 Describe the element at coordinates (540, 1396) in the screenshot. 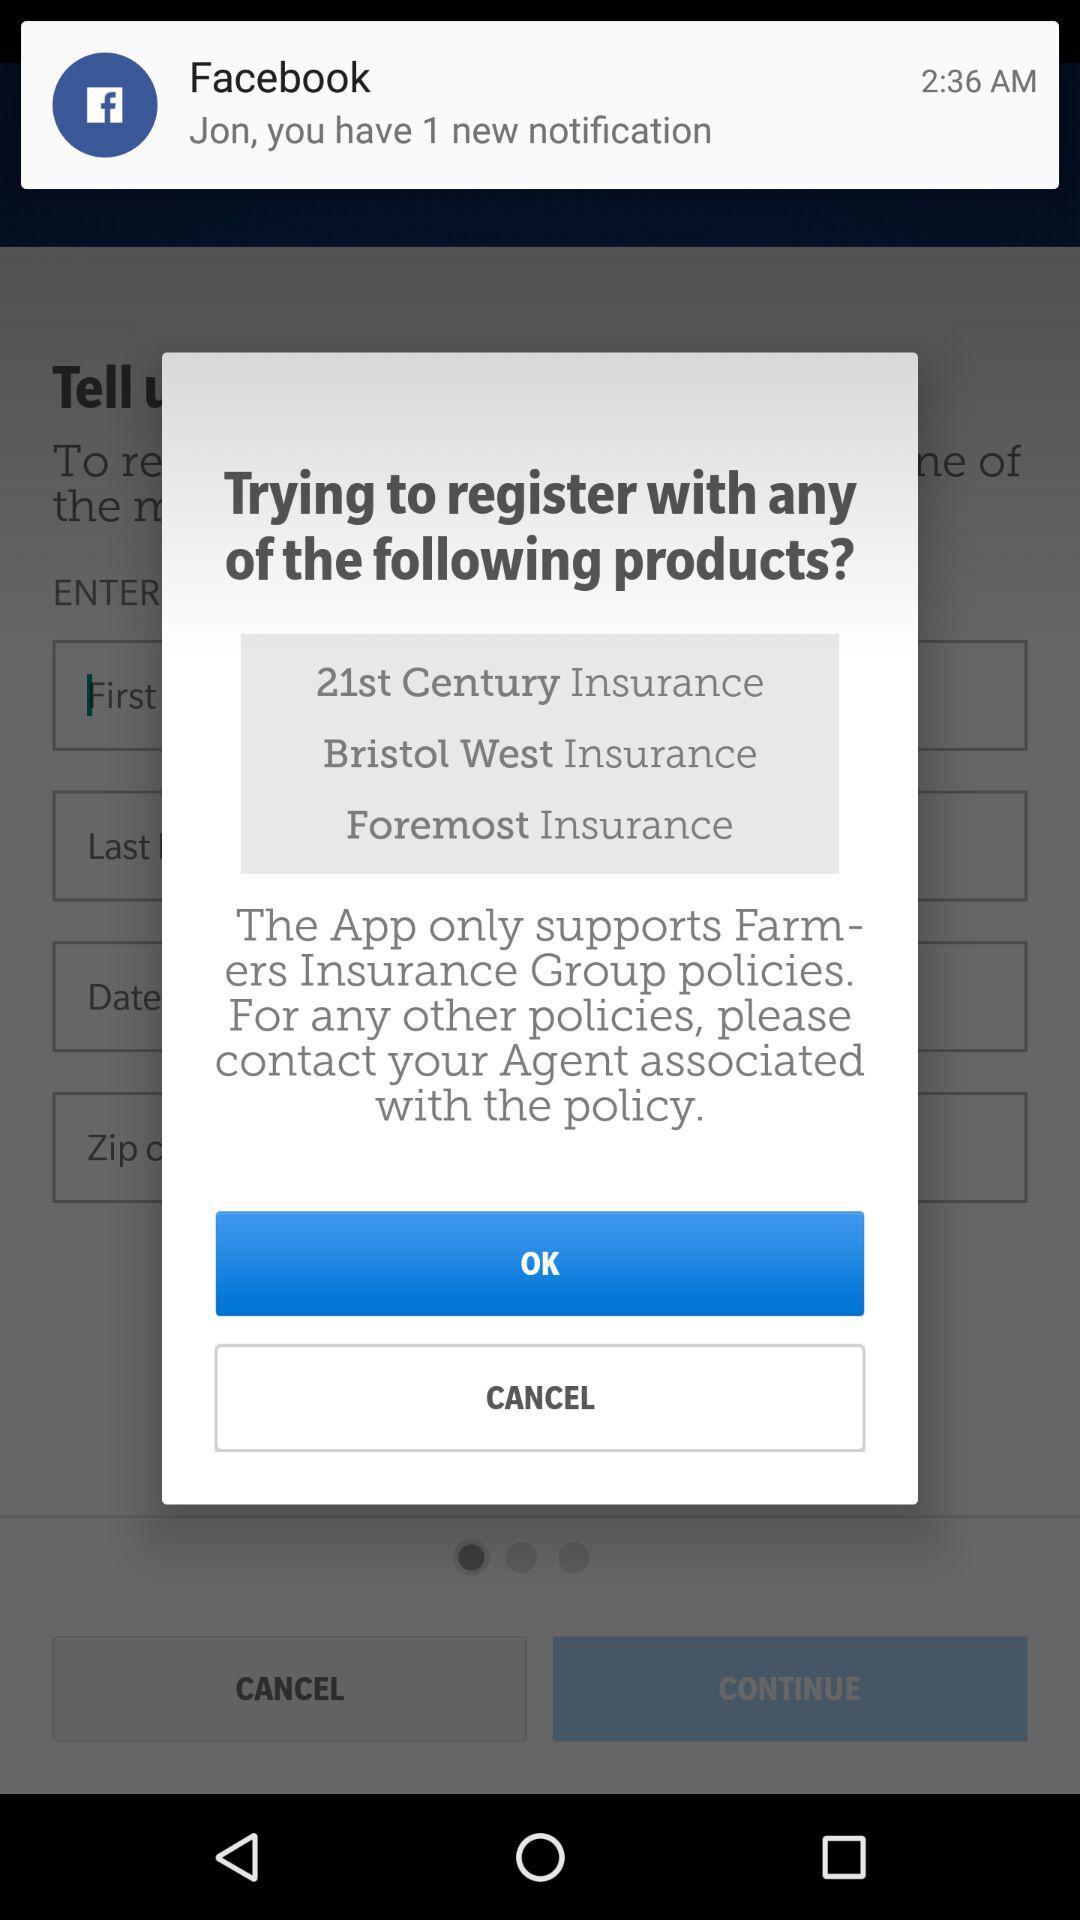

I see `the cancel at the bottom` at that location.